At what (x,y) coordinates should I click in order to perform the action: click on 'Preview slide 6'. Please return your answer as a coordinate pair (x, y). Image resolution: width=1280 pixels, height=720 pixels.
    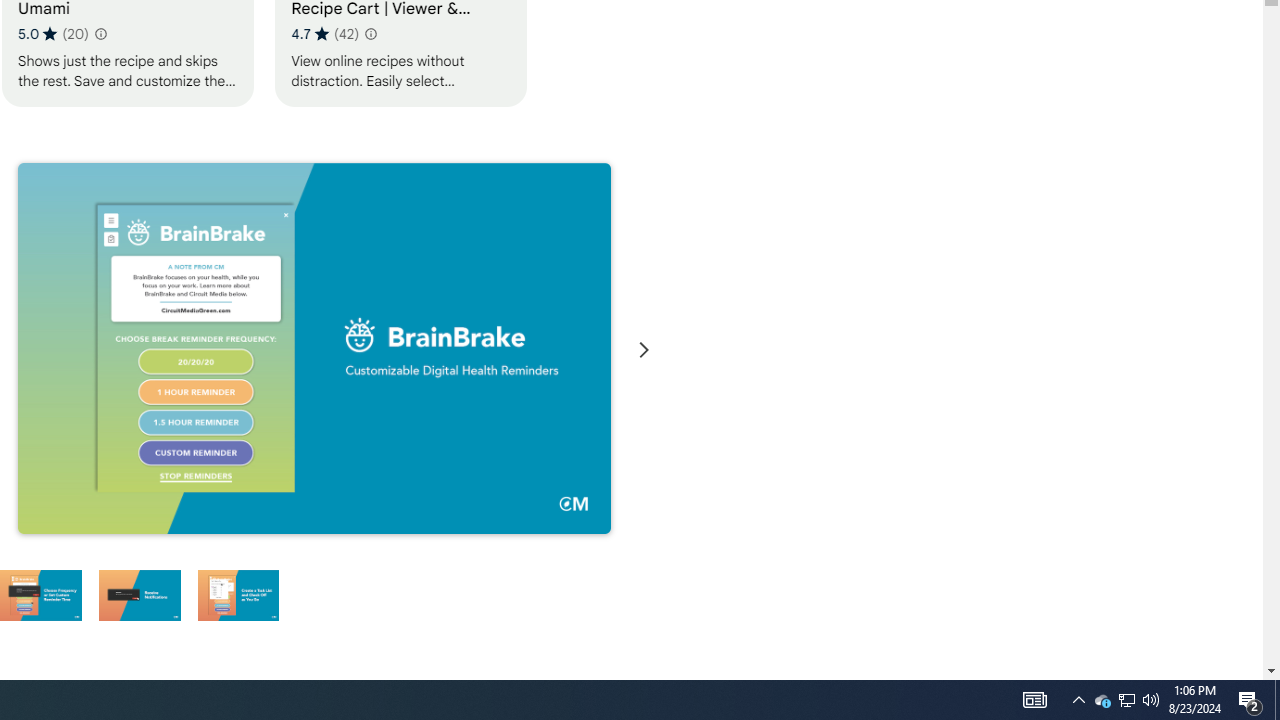
    Looking at the image, I should click on (238, 593).